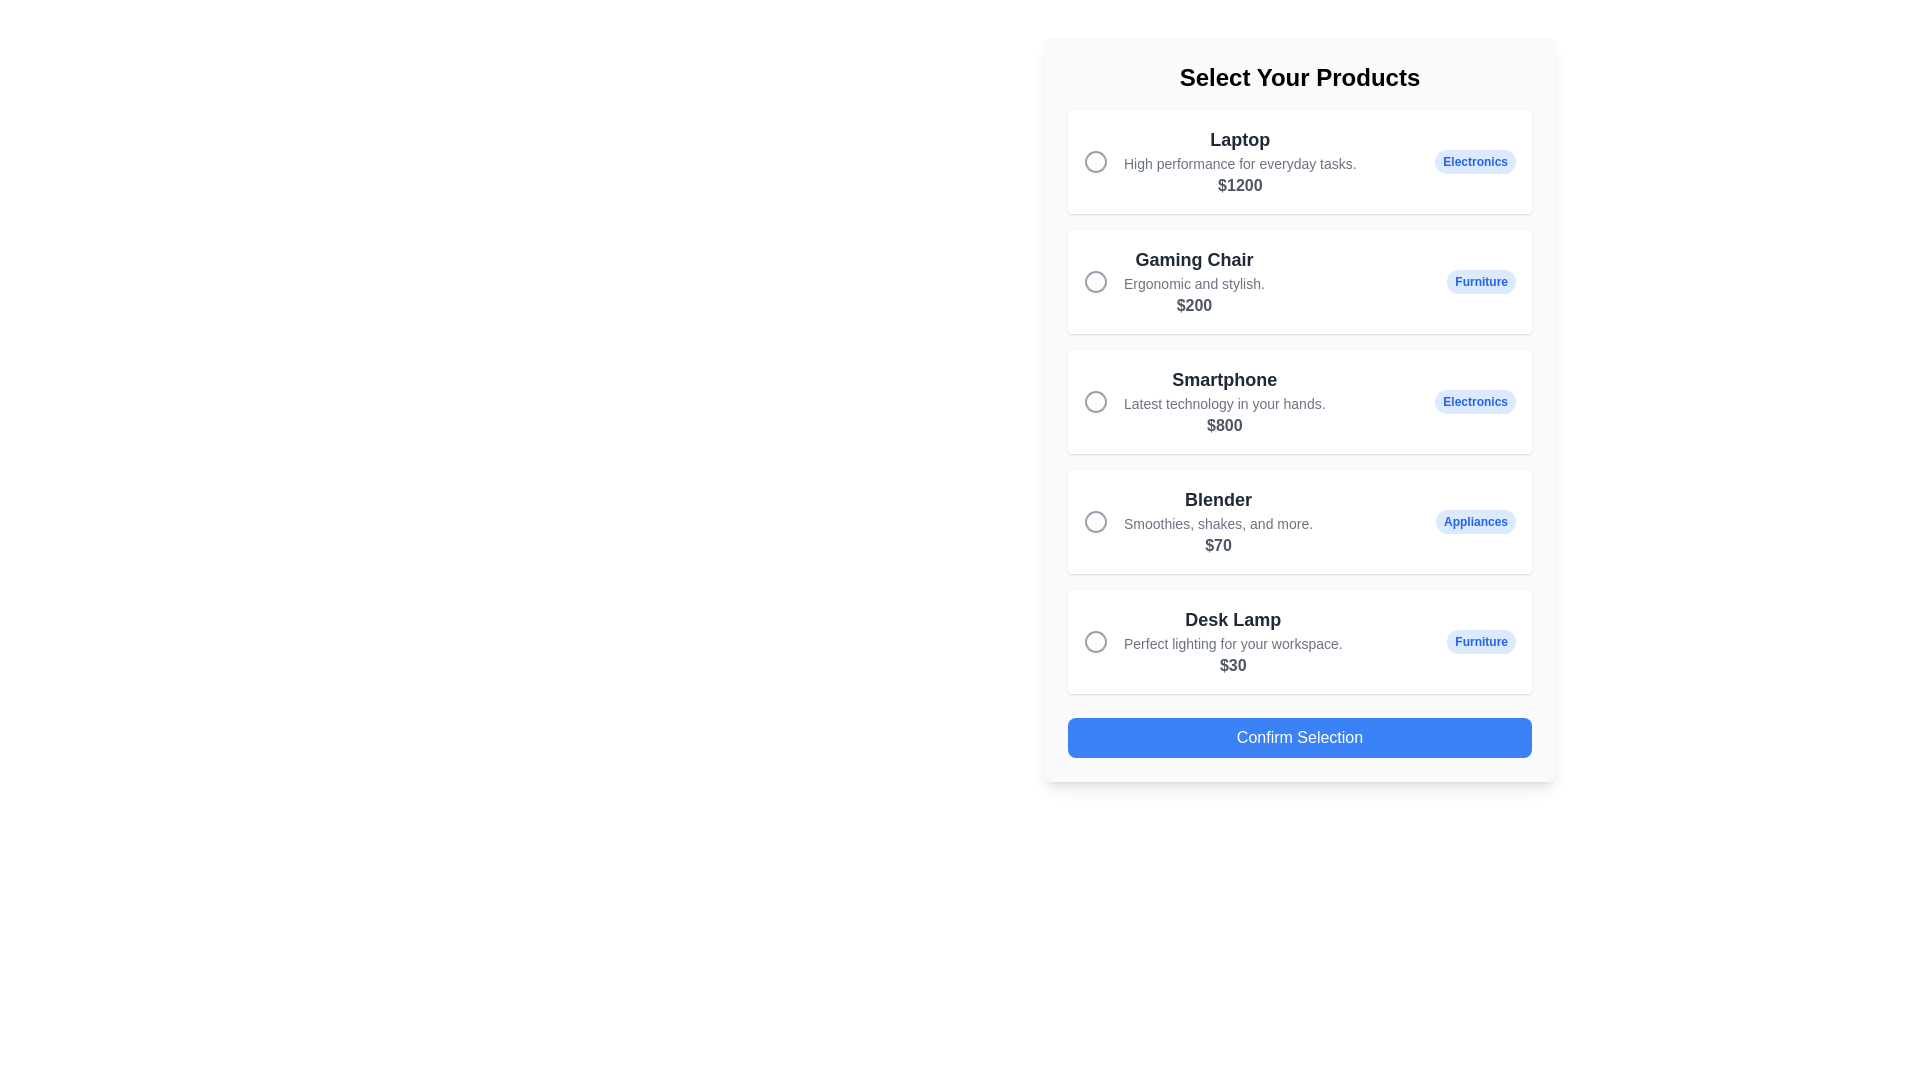 The height and width of the screenshot is (1080, 1920). What do you see at coordinates (1094, 401) in the screenshot?
I see `the radio button for the 'Smartphone' product, which is located to the left of the bold text 'Smartphone' in the third item of a vertical list on the right panel` at bounding box center [1094, 401].